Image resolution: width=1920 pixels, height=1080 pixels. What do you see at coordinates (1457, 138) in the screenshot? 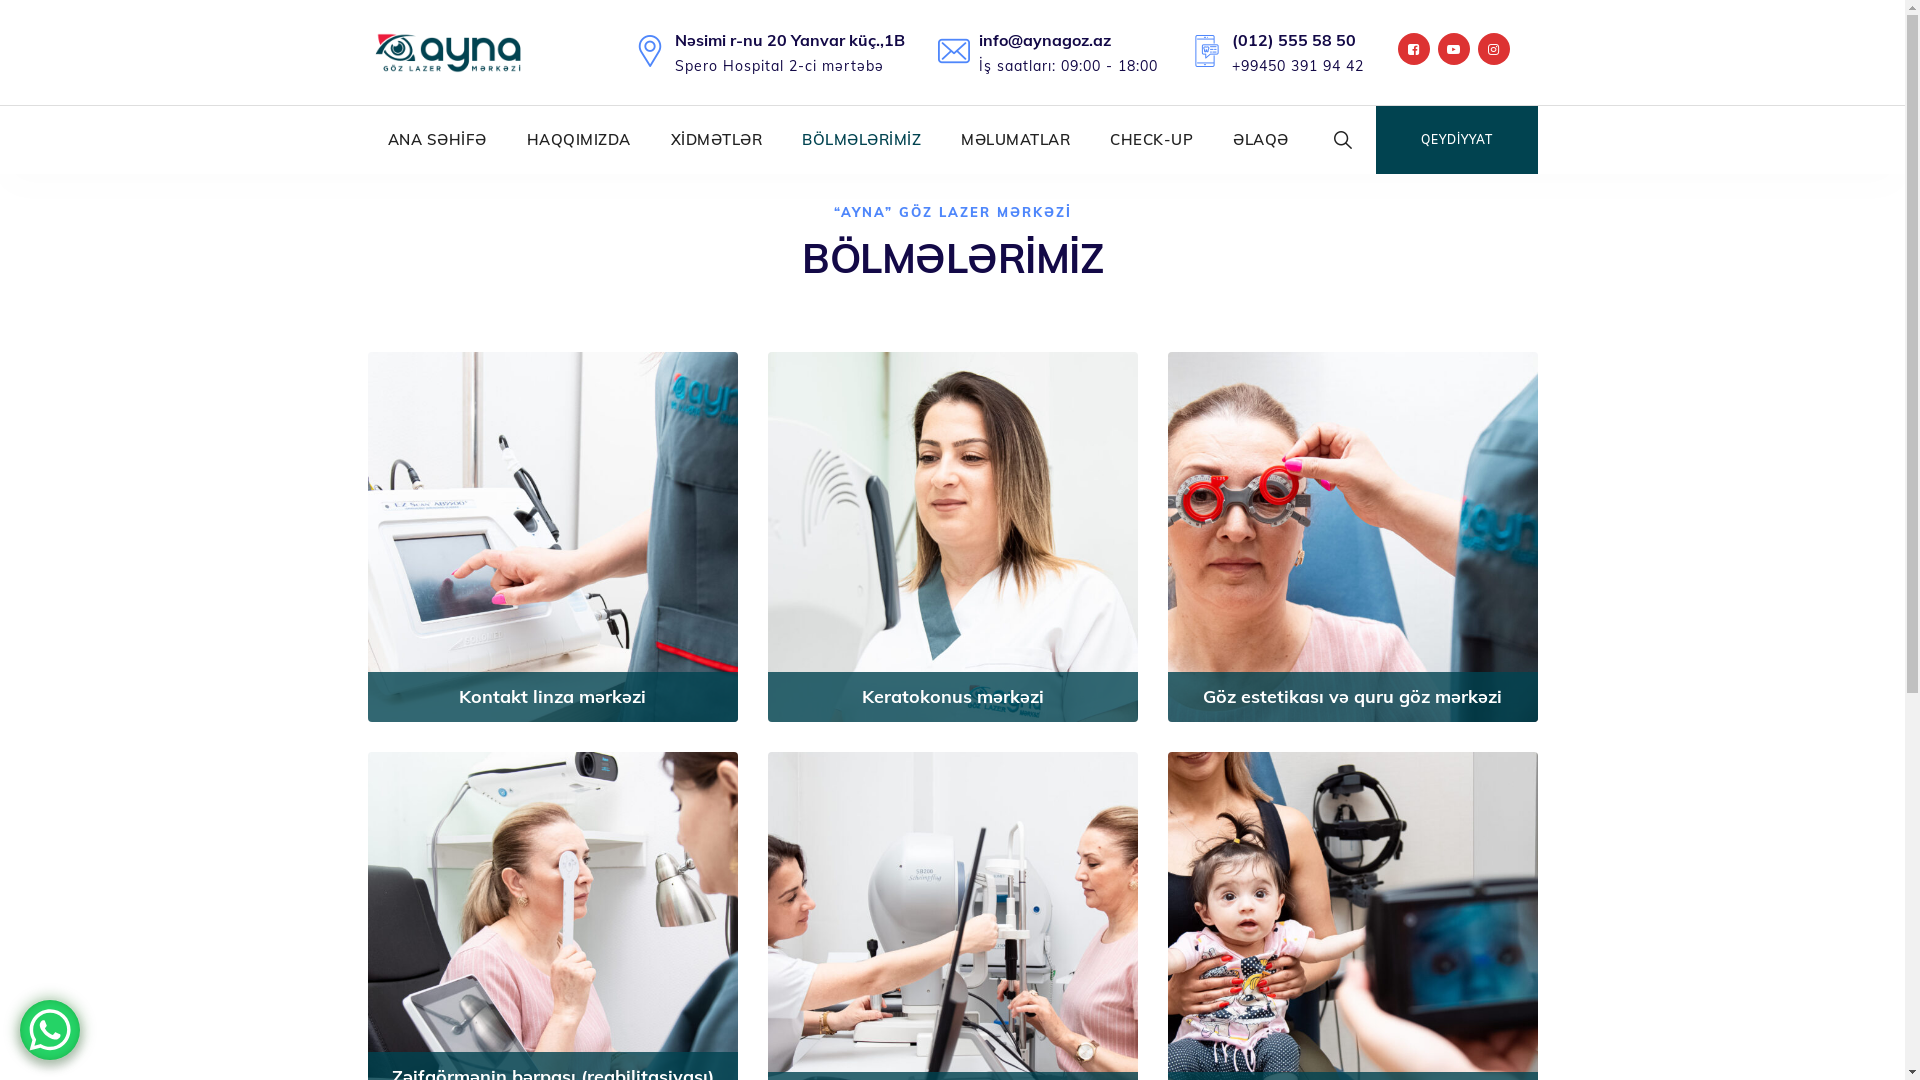
I see `'QEYDIYYAT'` at bounding box center [1457, 138].